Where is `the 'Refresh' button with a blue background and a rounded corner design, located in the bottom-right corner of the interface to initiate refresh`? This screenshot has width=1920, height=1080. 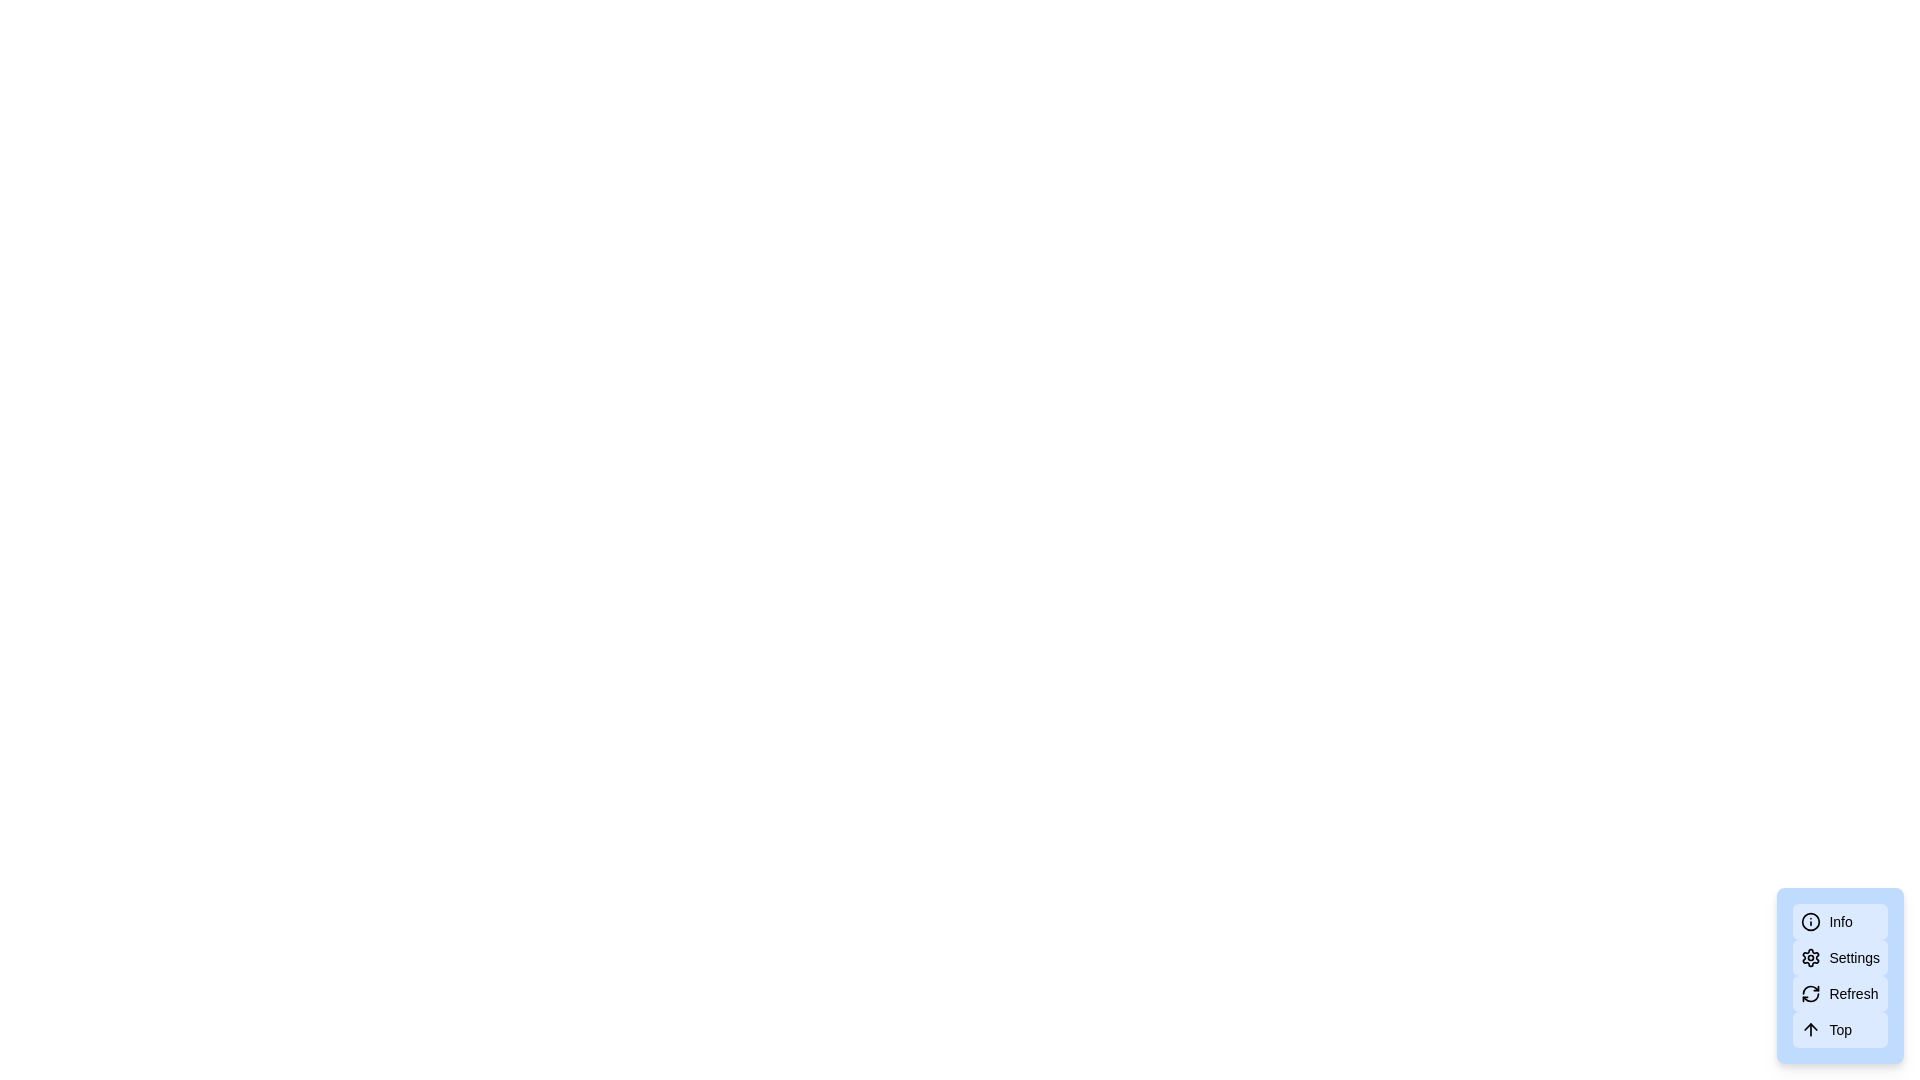 the 'Refresh' button with a blue background and a rounded corner design, located in the bottom-right corner of the interface to initiate refresh is located at coordinates (1840, 974).